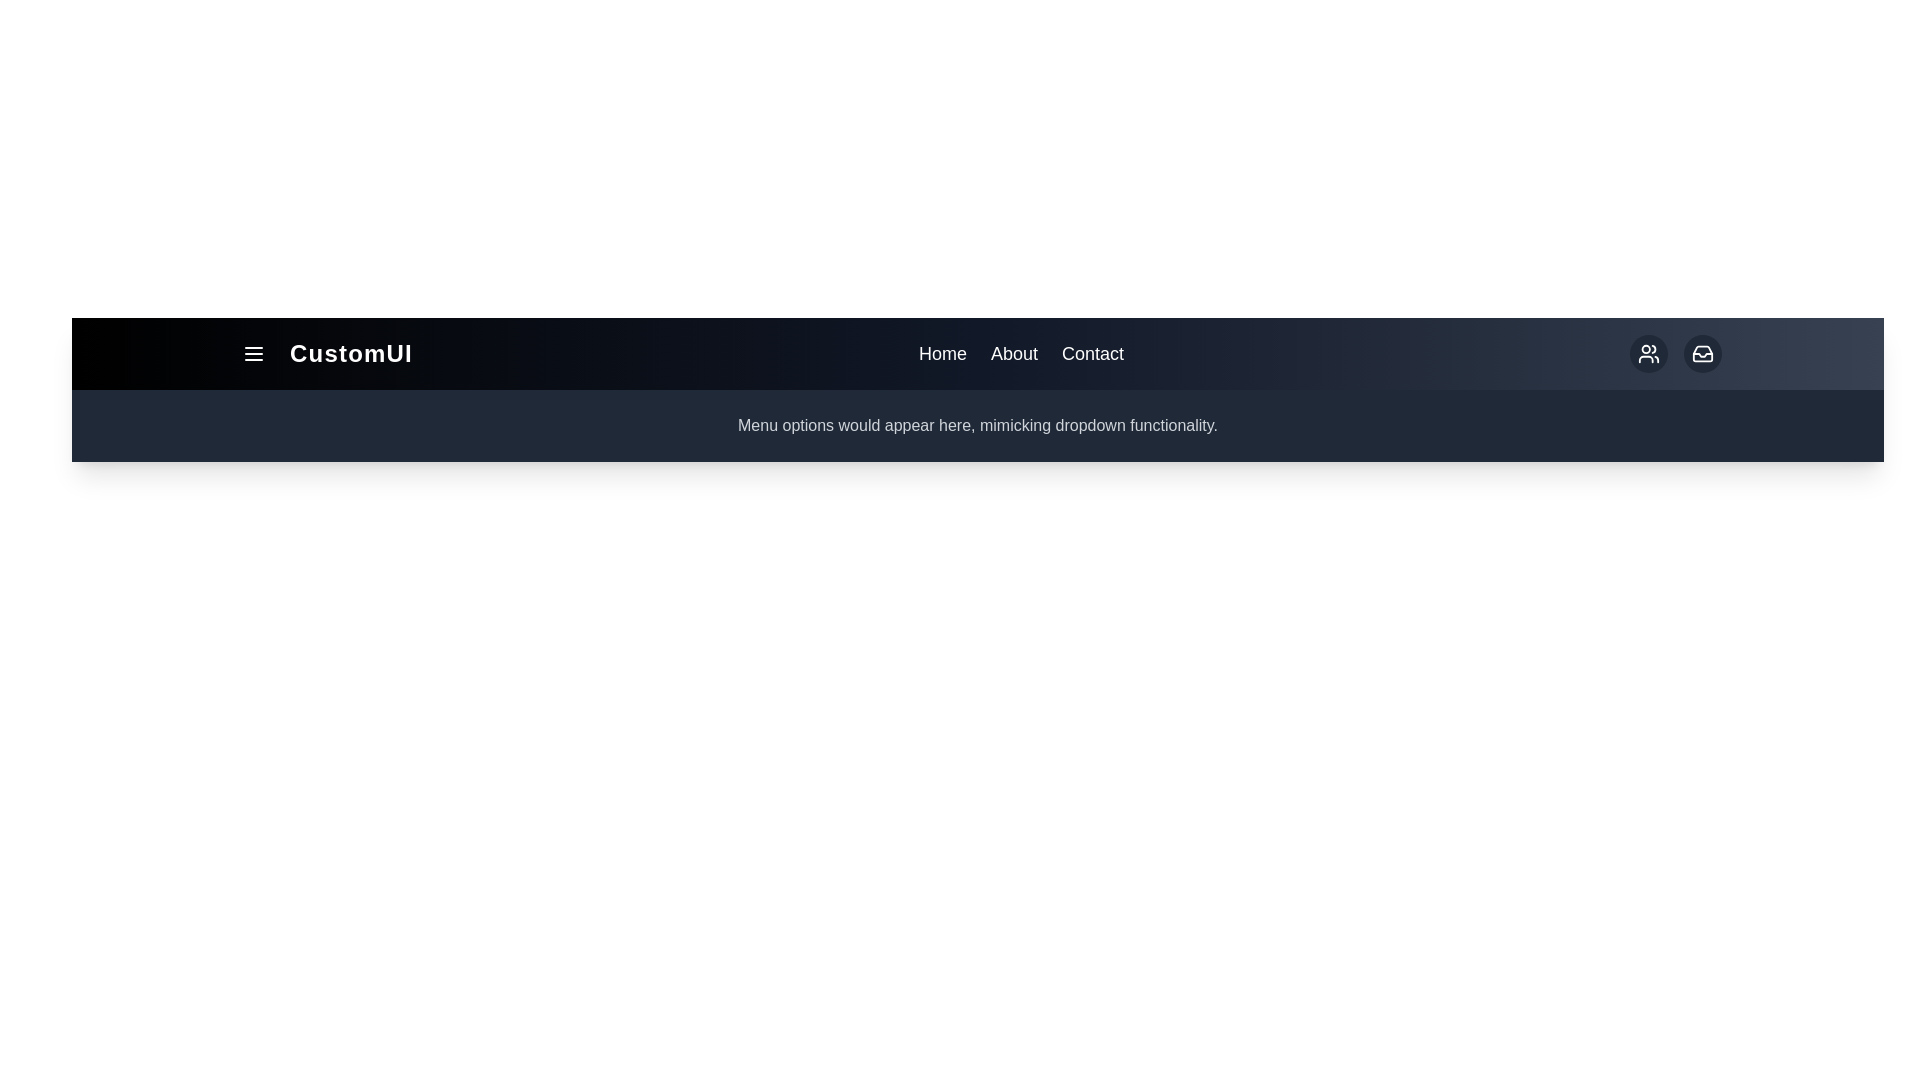 The width and height of the screenshot is (1920, 1080). I want to click on the 'Contact' link in the navigation bar, so click(1092, 353).